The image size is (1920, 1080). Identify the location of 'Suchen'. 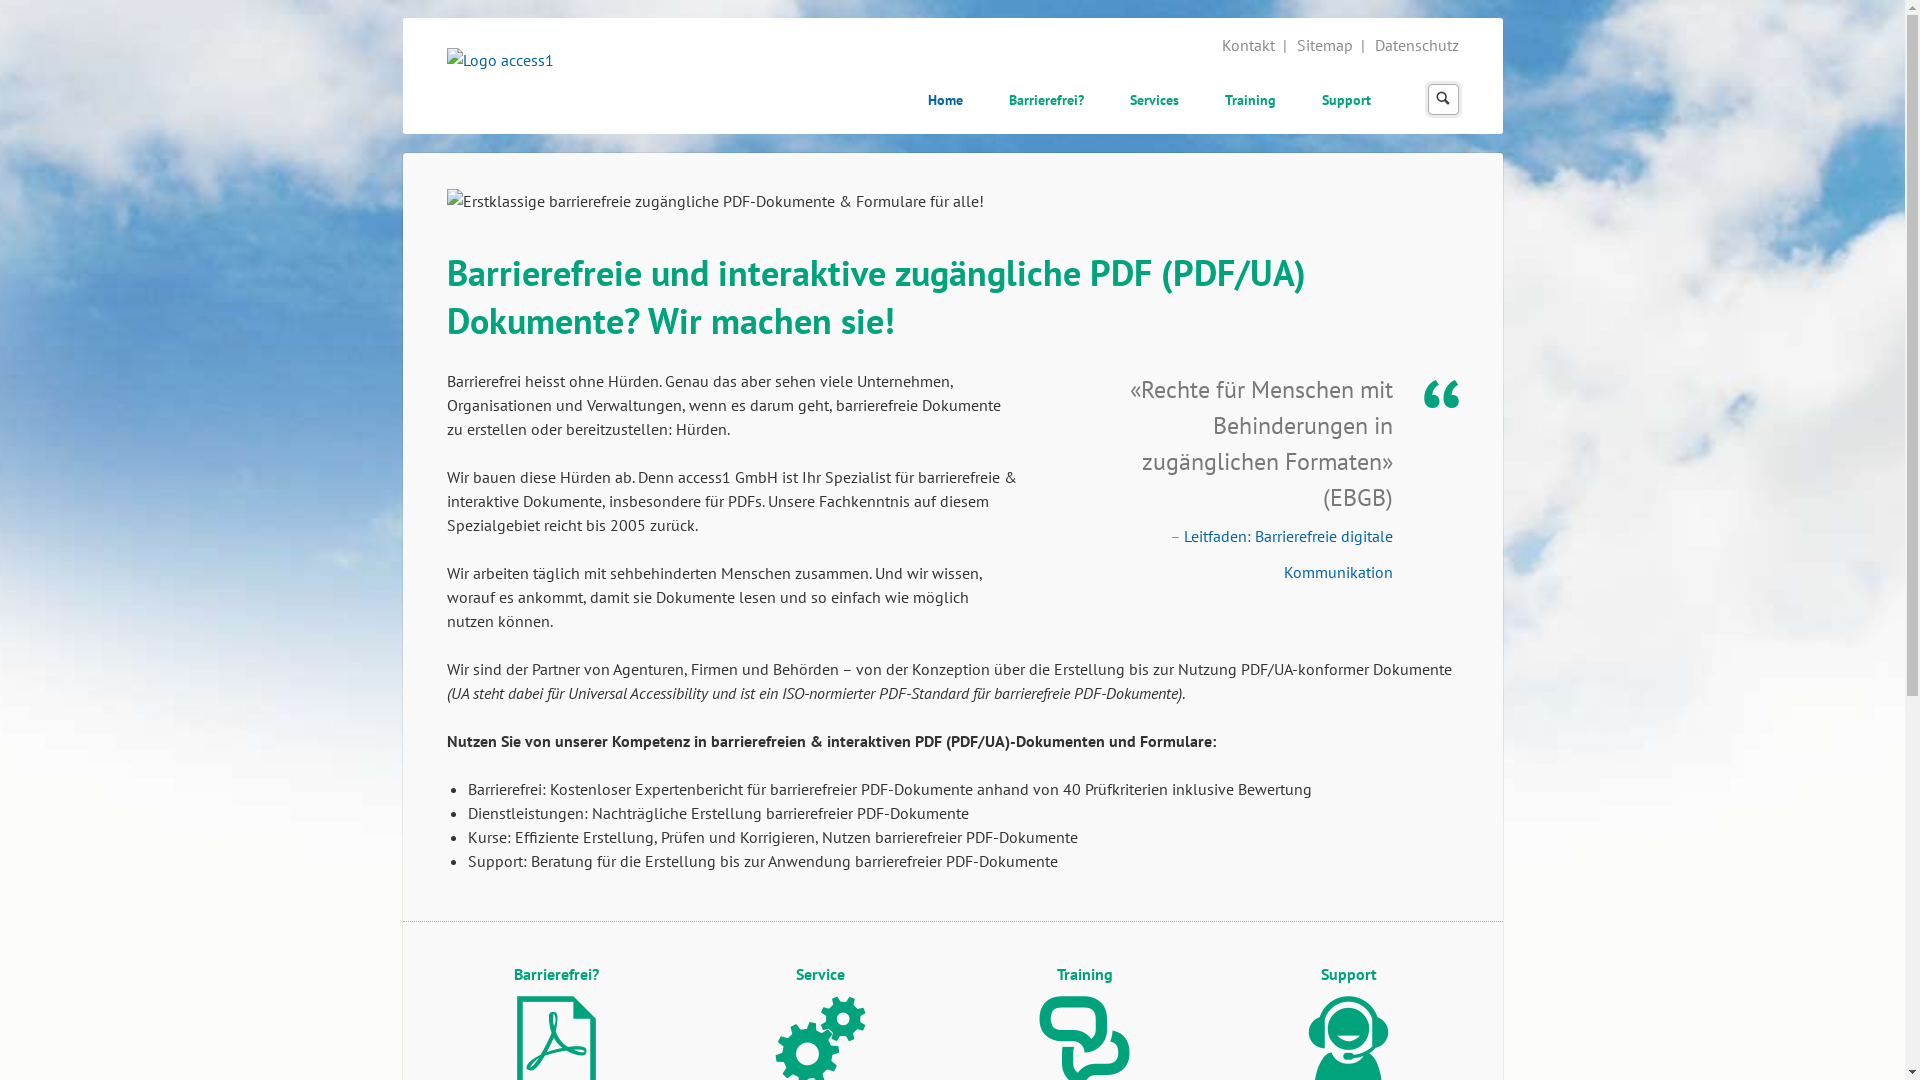
(1442, 99).